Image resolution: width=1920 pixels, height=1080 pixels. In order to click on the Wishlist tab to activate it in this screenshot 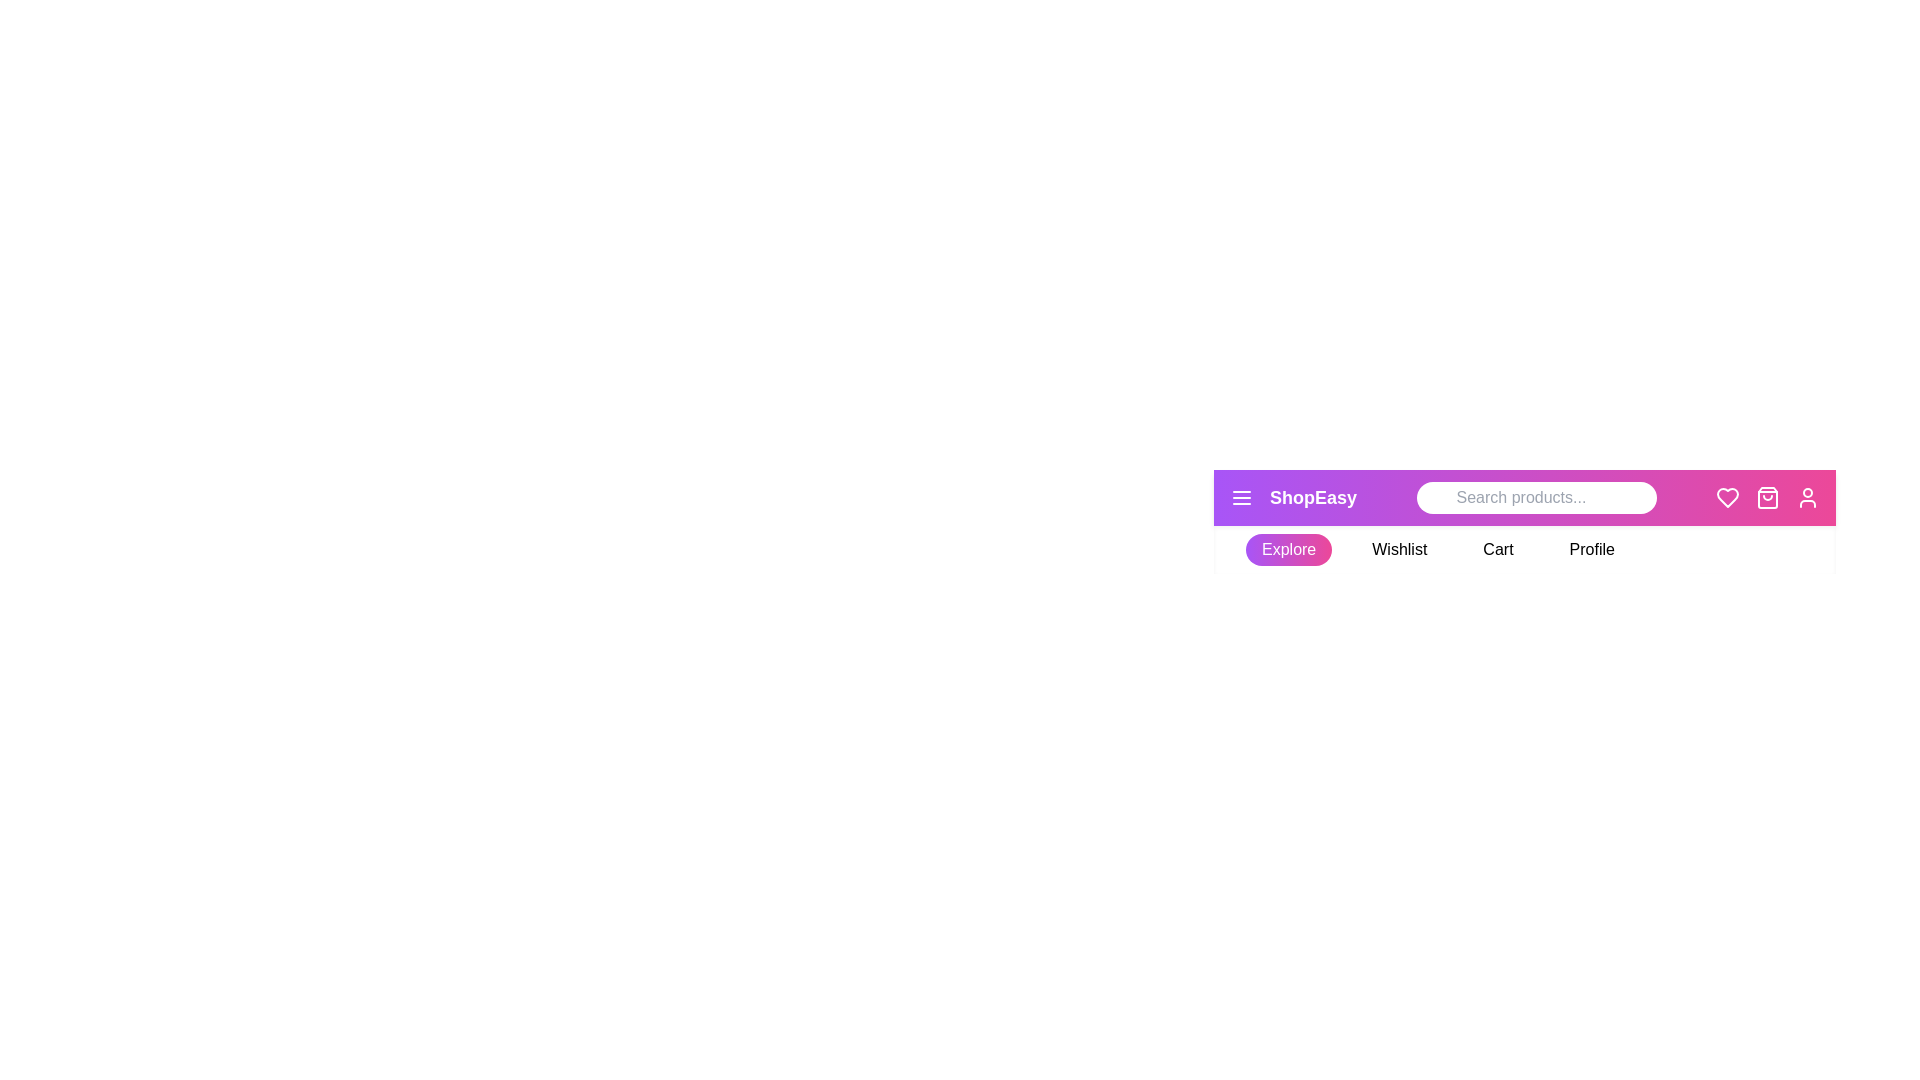, I will do `click(1398, 550)`.